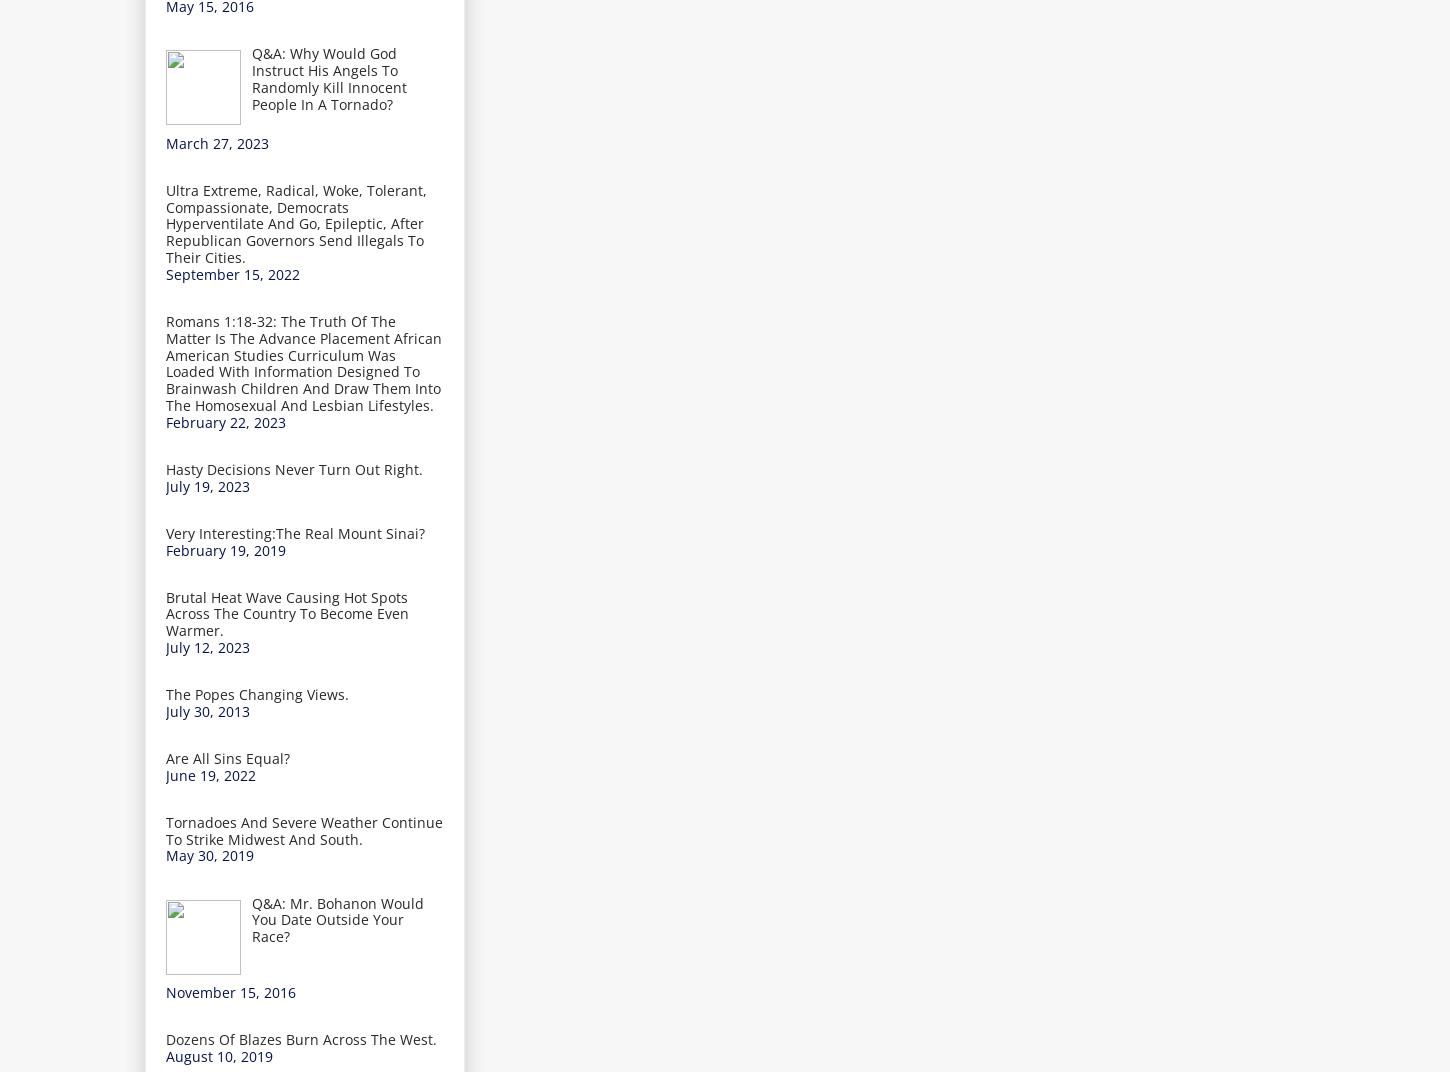 This screenshot has height=1072, width=1450. What do you see at coordinates (206, 485) in the screenshot?
I see `'July 19, 2023'` at bounding box center [206, 485].